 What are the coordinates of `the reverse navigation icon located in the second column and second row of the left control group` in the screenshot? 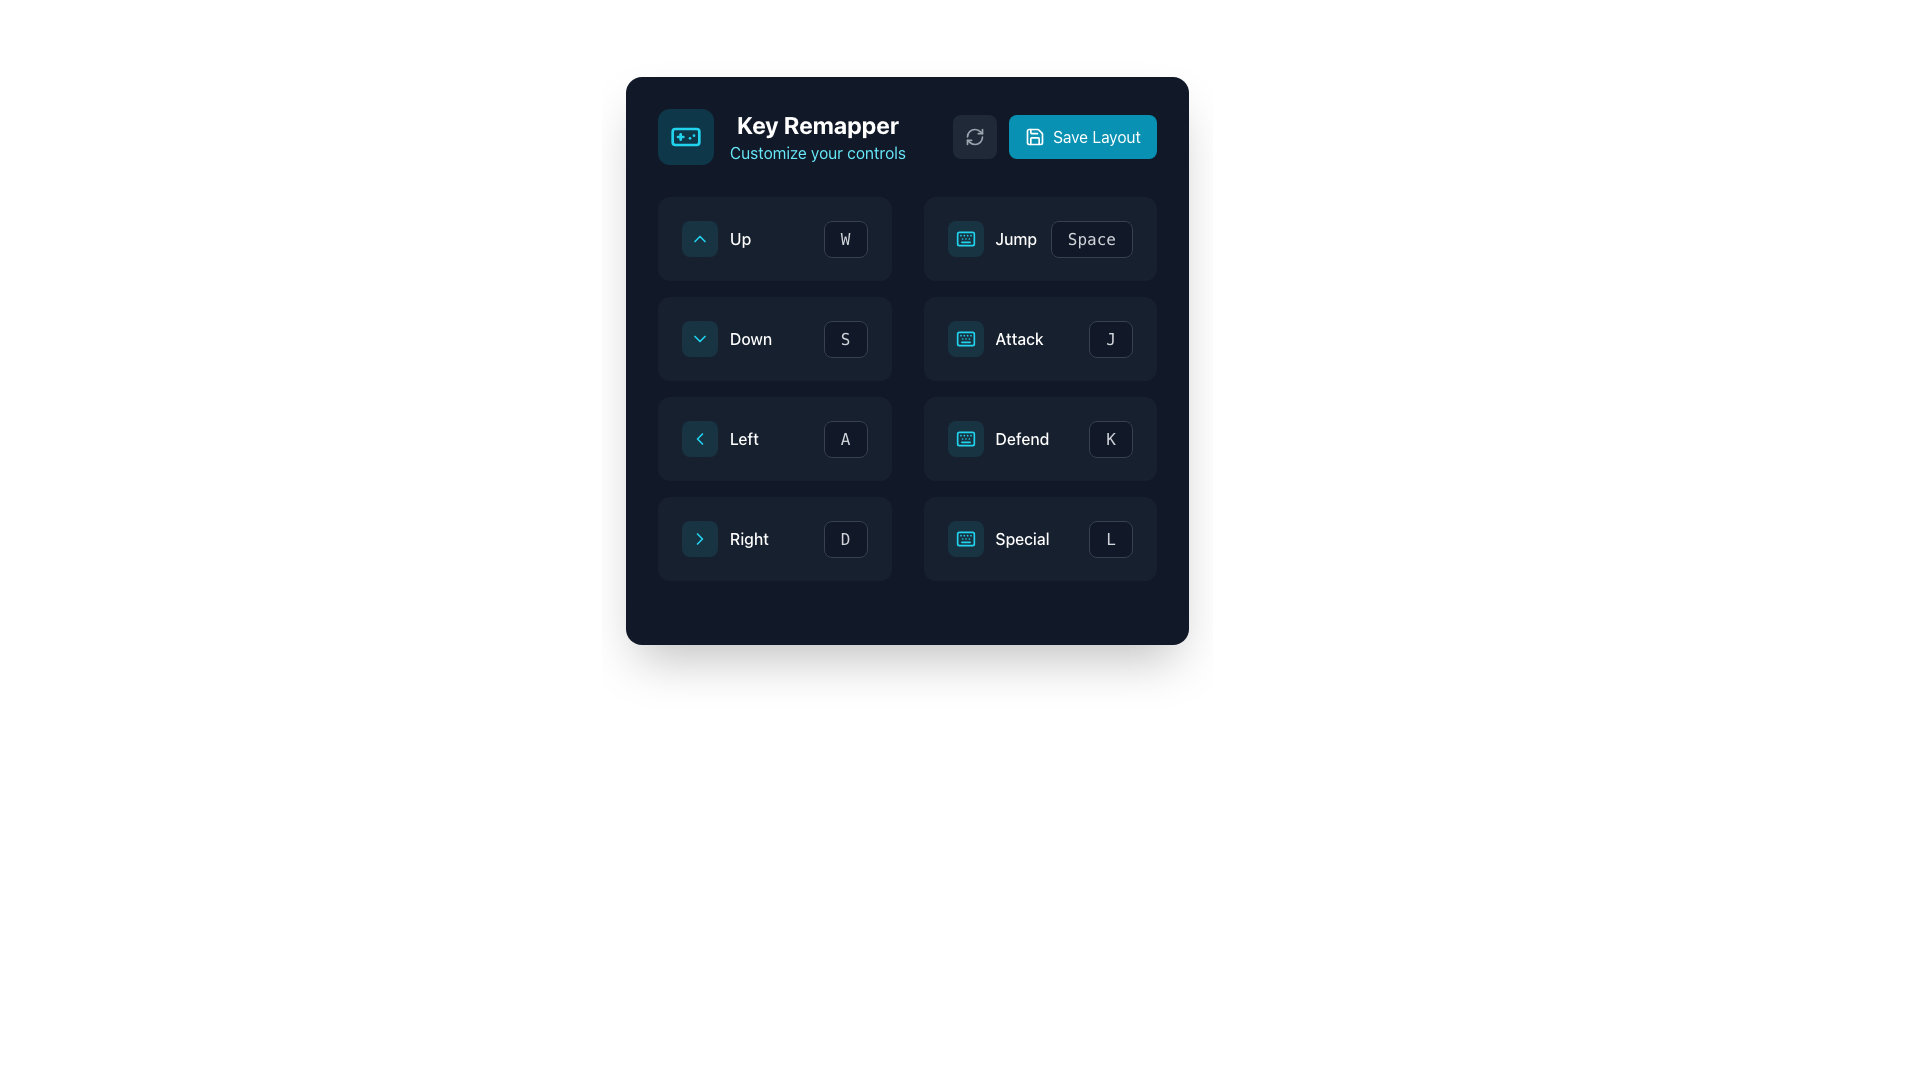 It's located at (700, 438).